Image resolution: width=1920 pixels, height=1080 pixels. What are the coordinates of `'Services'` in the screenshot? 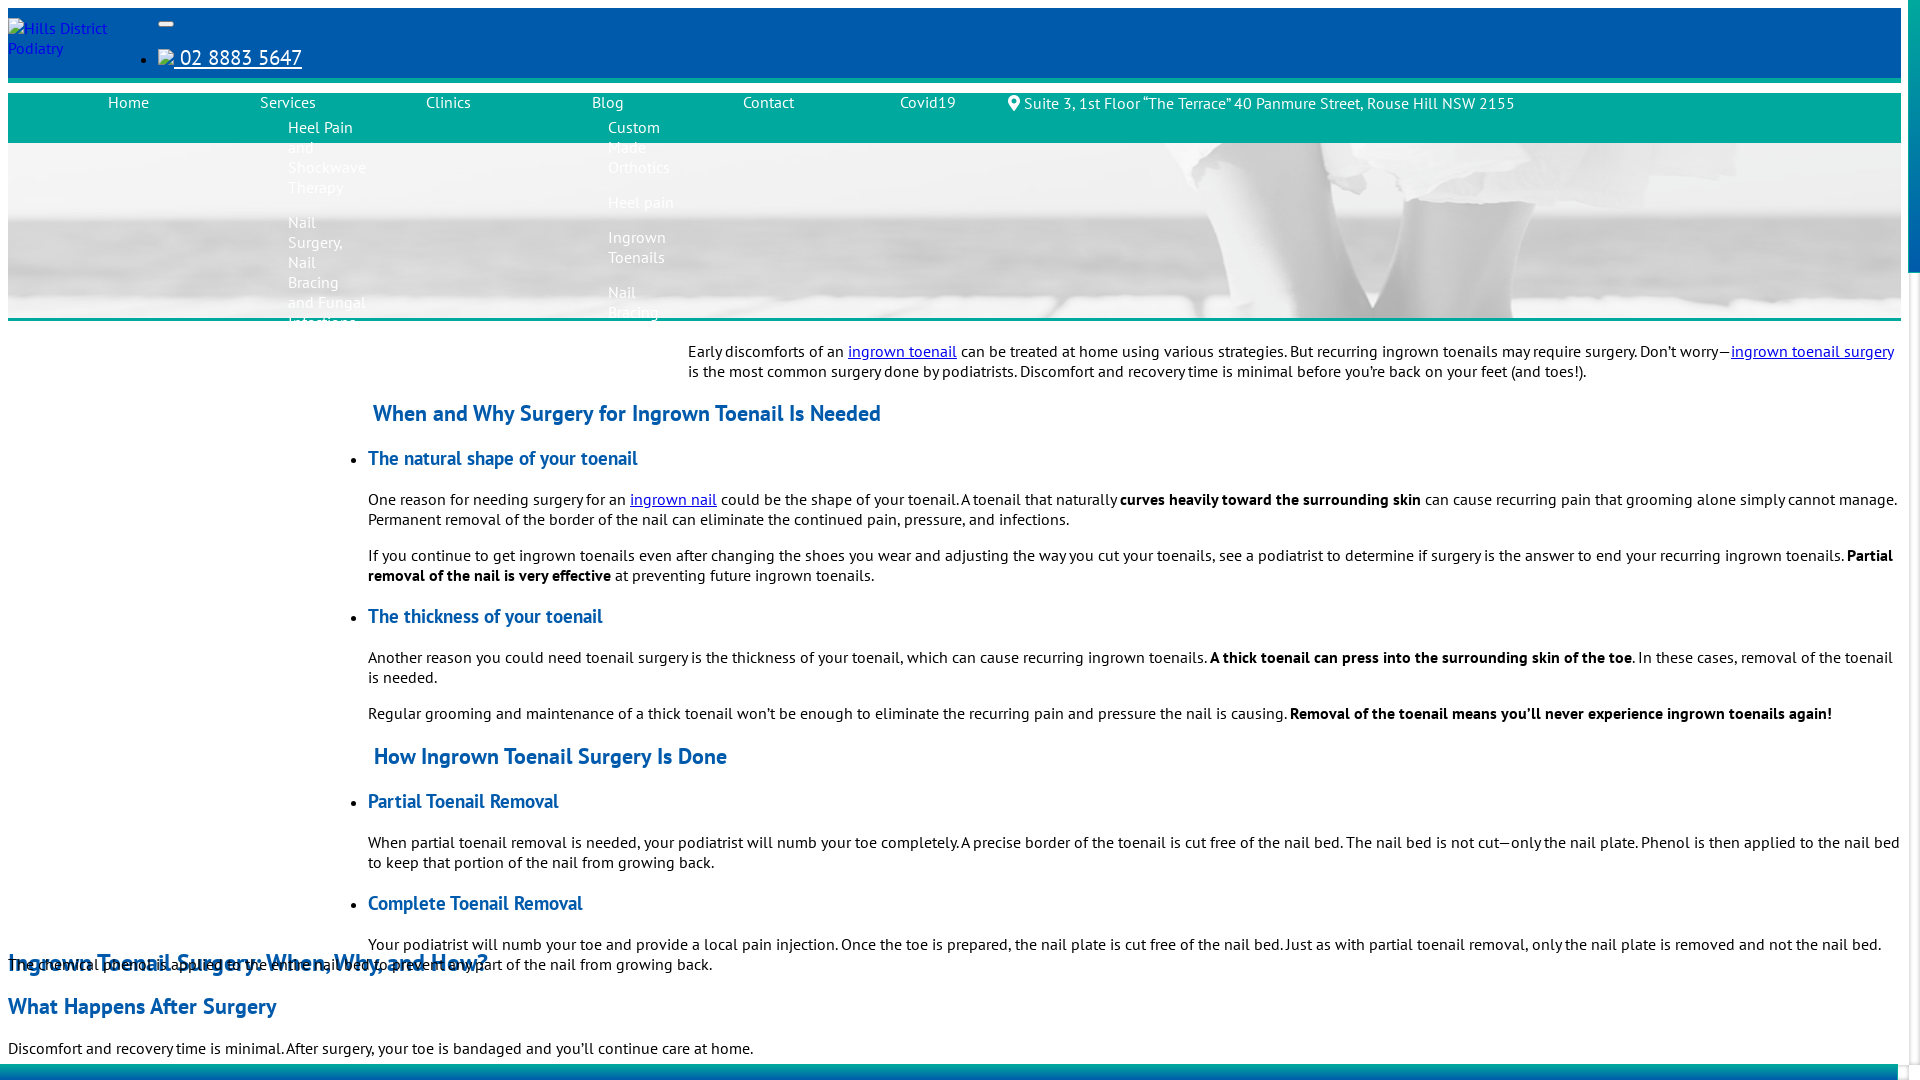 It's located at (287, 101).